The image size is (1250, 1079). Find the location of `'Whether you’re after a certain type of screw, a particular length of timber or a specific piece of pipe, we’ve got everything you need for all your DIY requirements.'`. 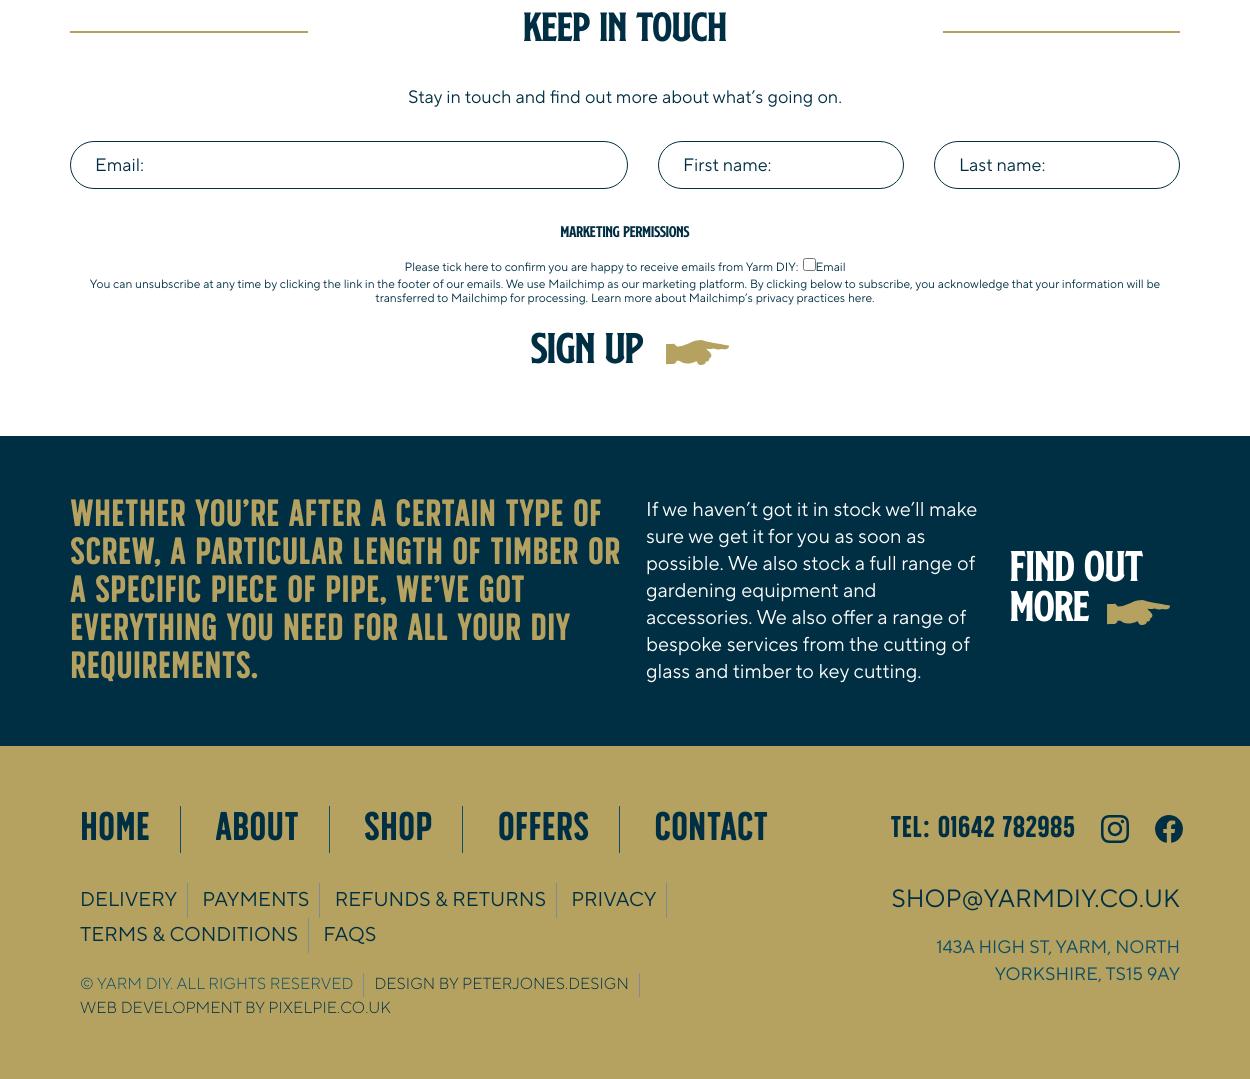

'Whether you’re after a certain type of screw, a particular length of timber or a specific piece of pipe, we’ve got everything you need for all your DIY requirements.' is located at coordinates (69, 590).